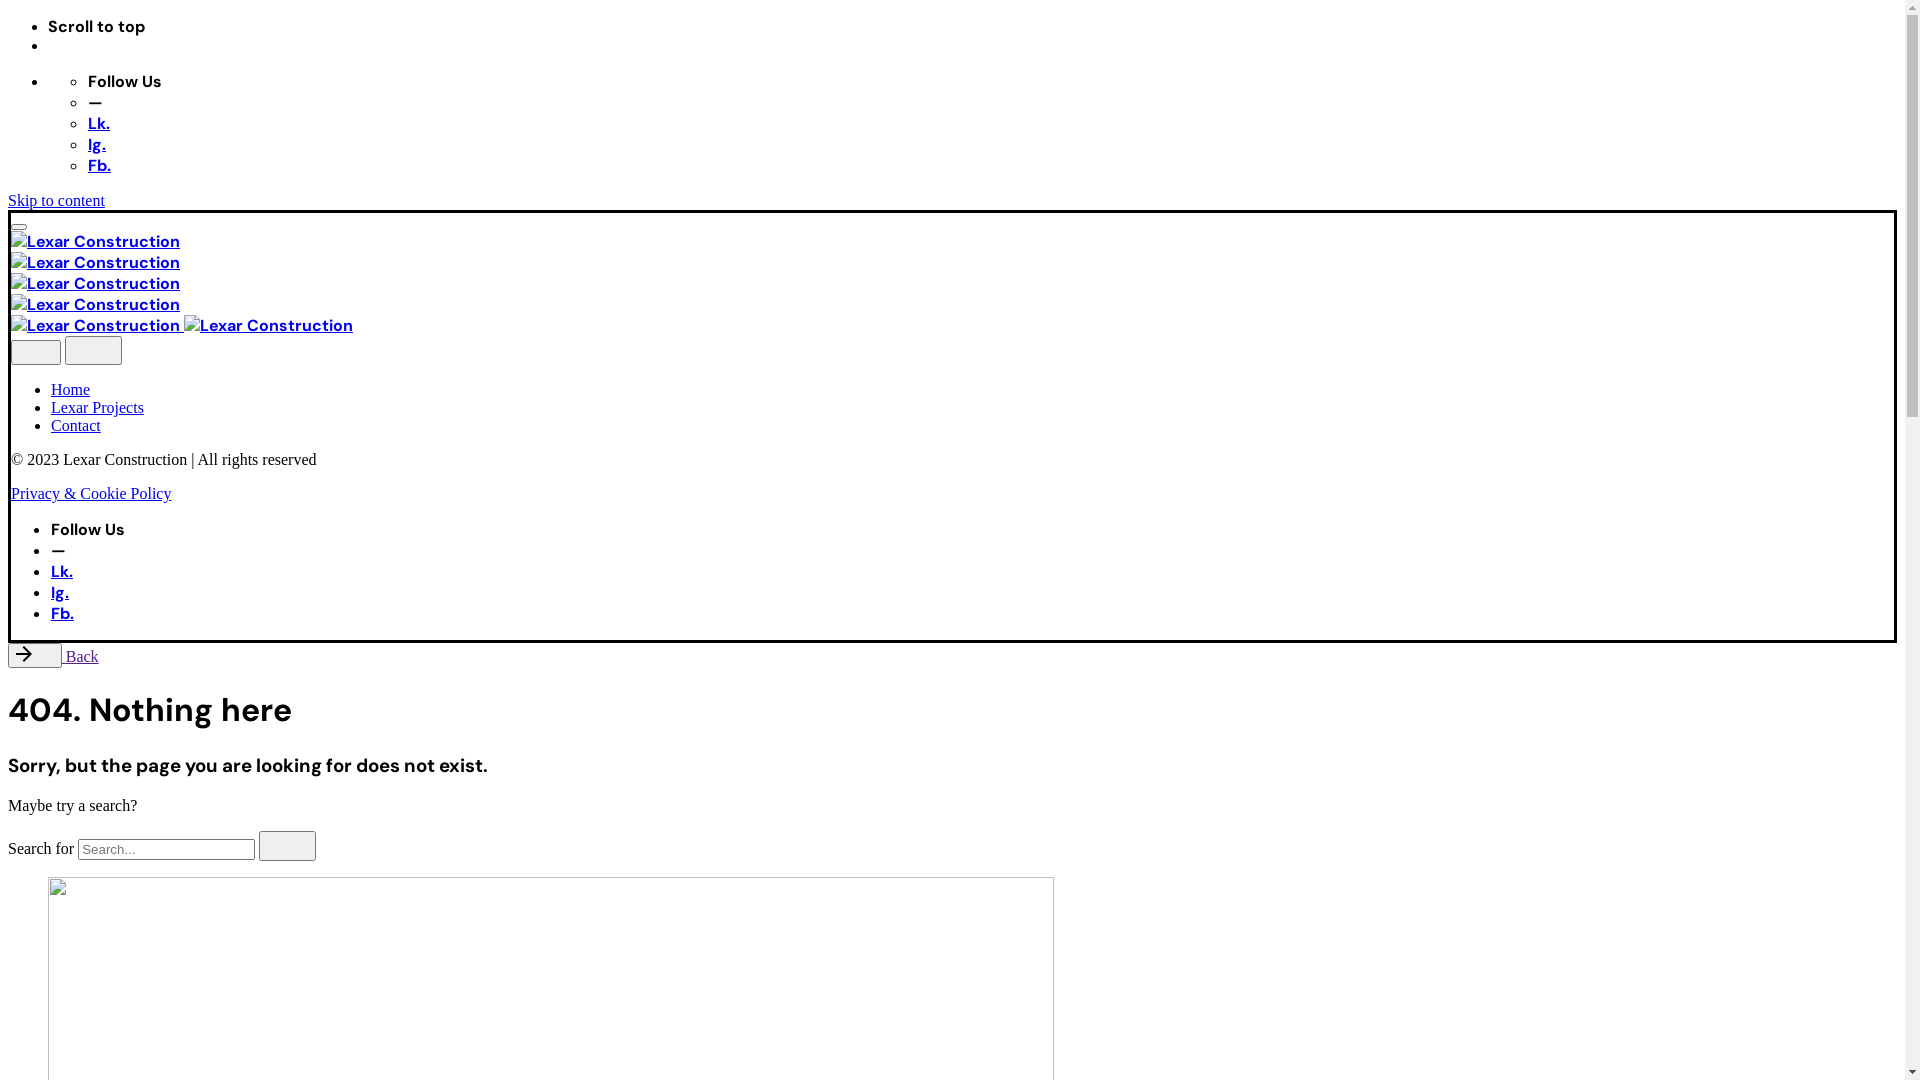 The width and height of the screenshot is (1920, 1080). What do you see at coordinates (53, 656) in the screenshot?
I see `'Back'` at bounding box center [53, 656].